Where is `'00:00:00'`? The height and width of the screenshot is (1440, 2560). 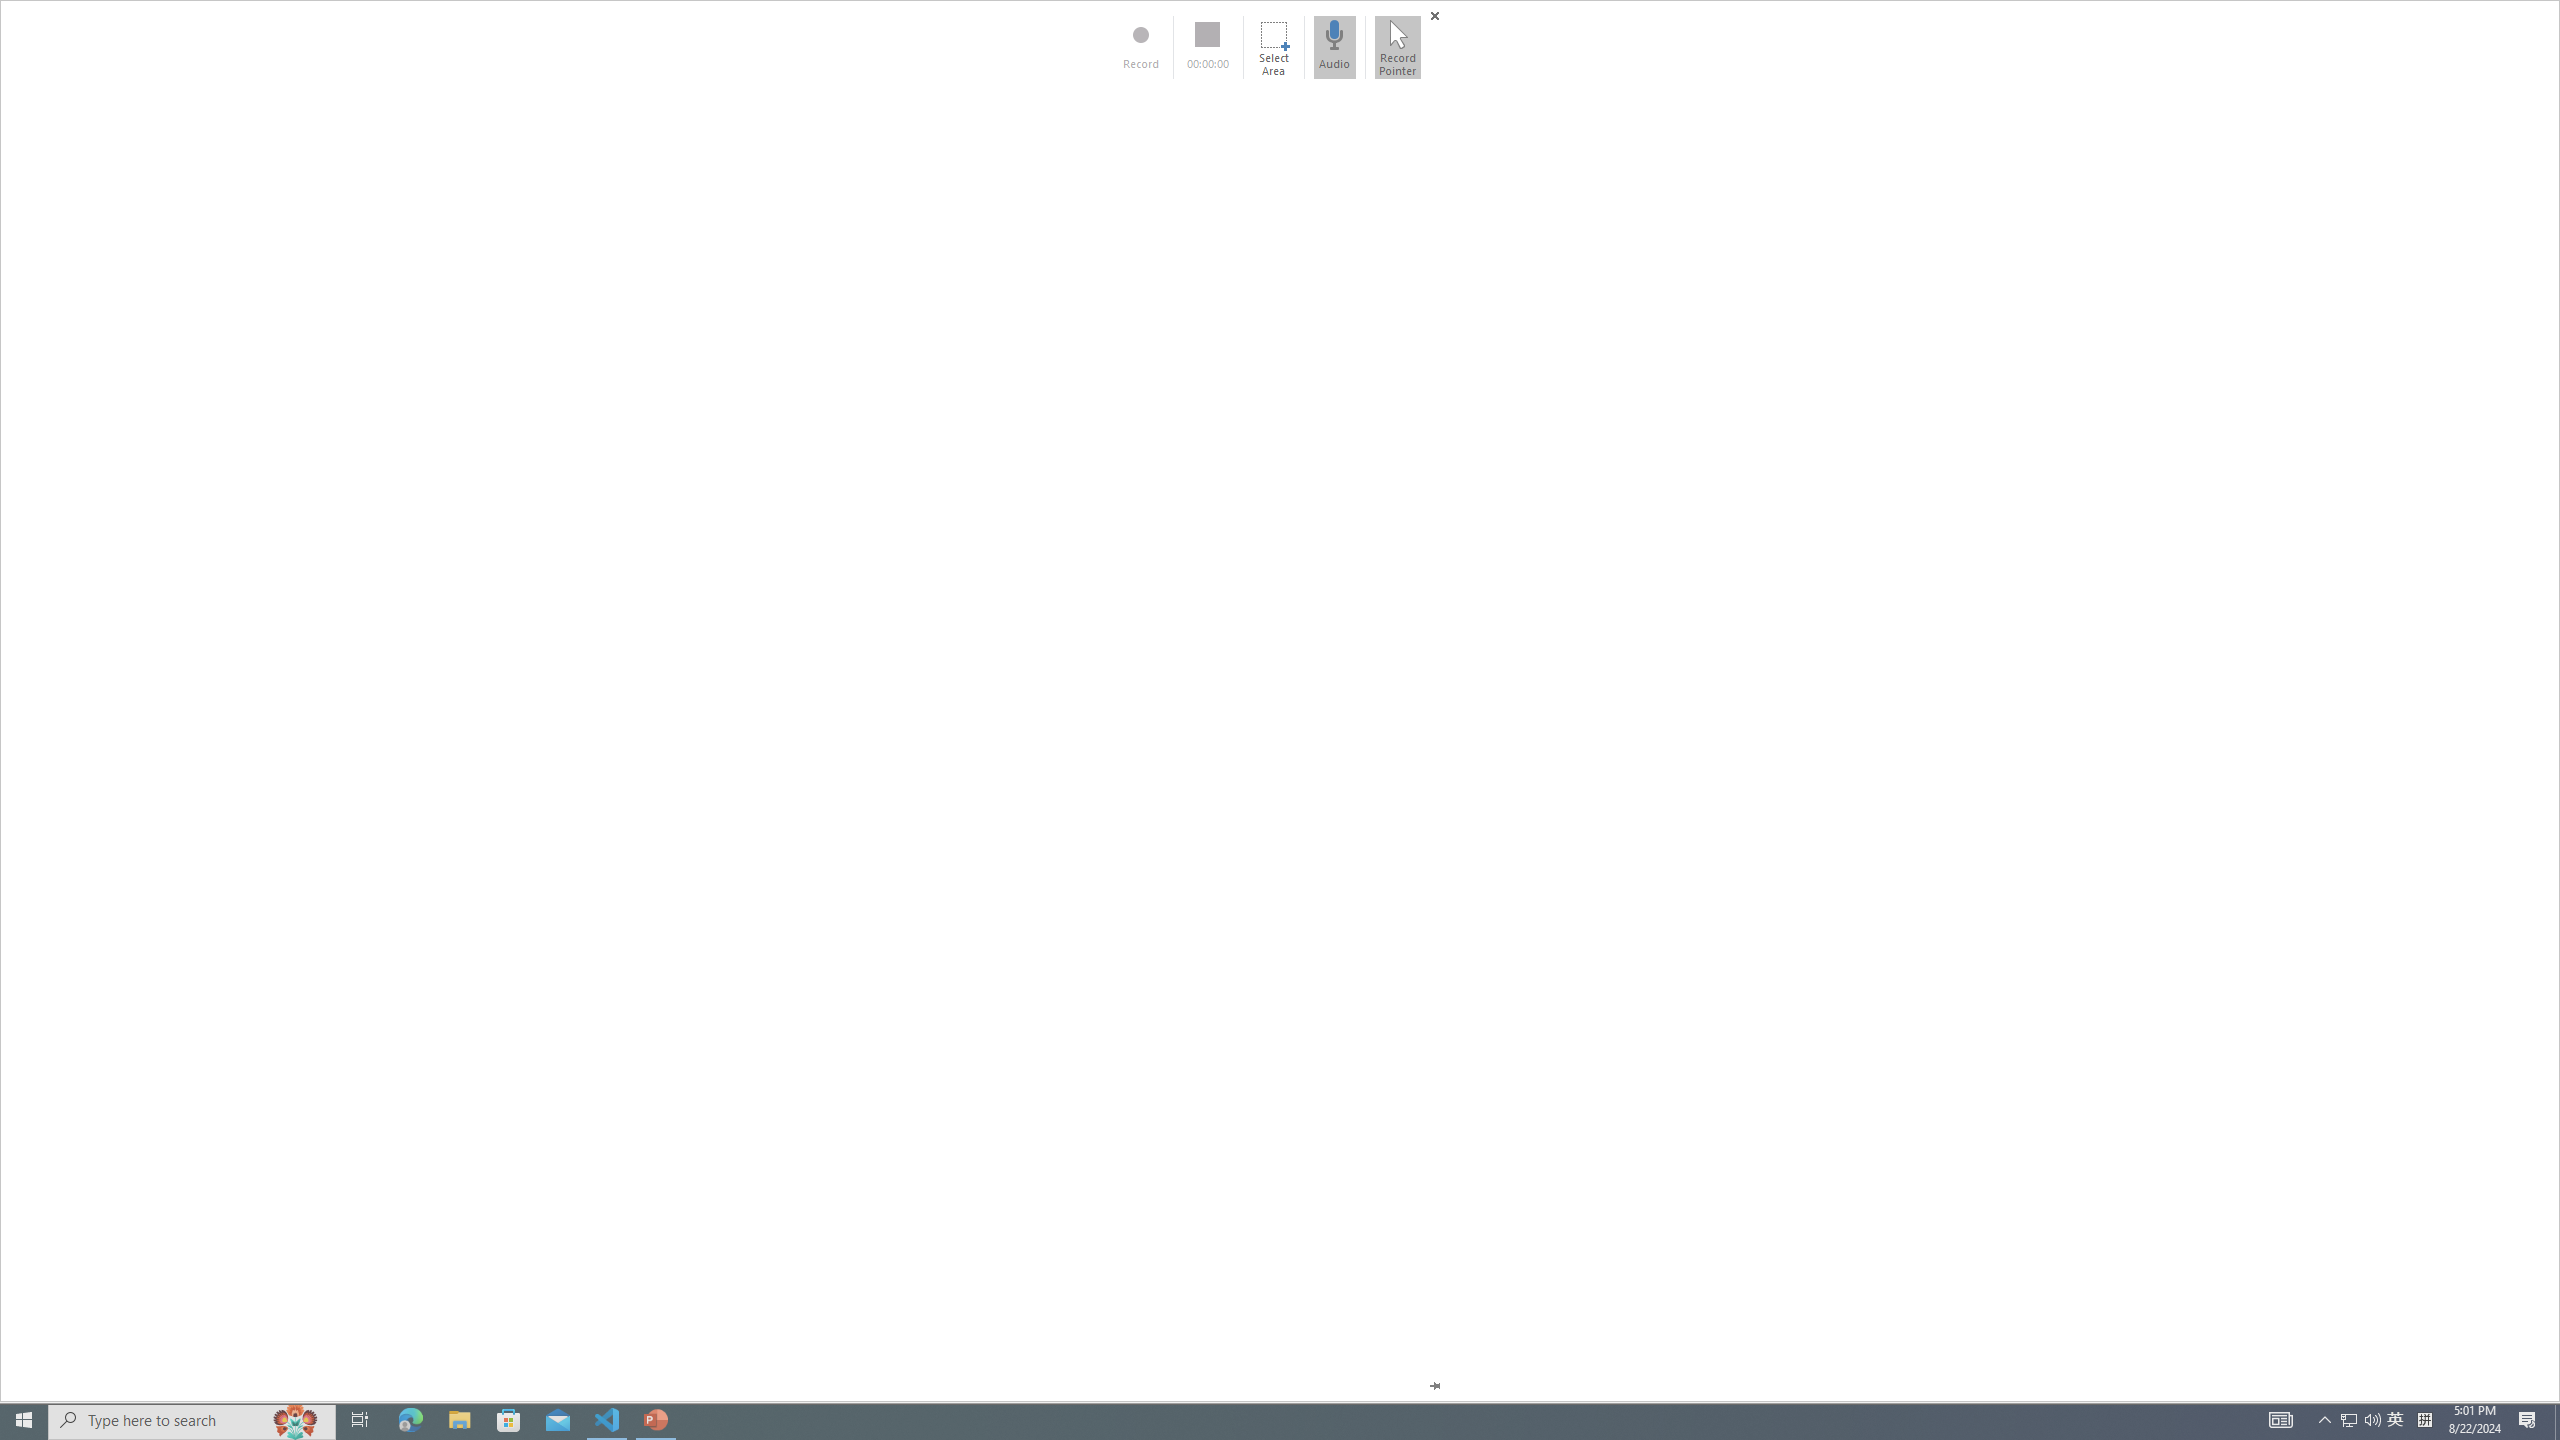 '00:00:00' is located at coordinates (1207, 46).